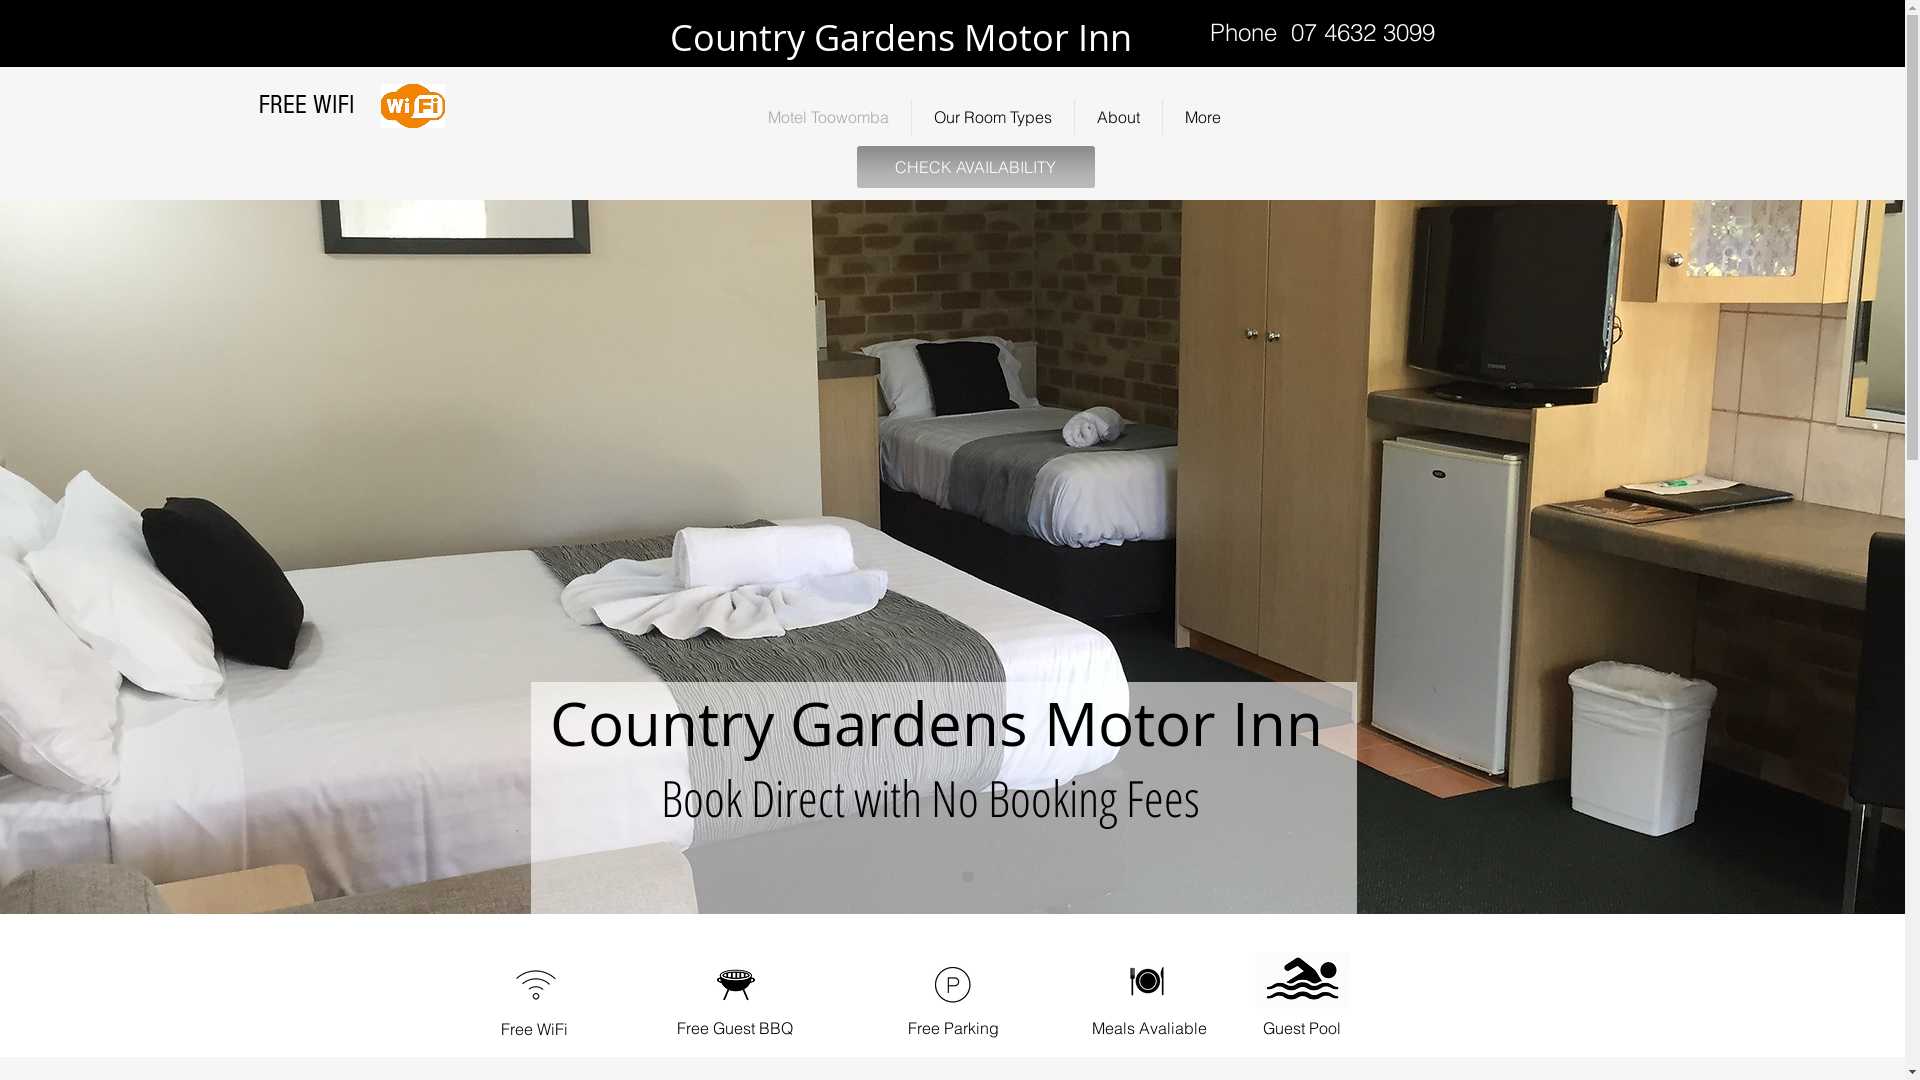 The width and height of the screenshot is (1920, 1080). What do you see at coordinates (855, 165) in the screenshot?
I see `'CHECK AVAILABILITY'` at bounding box center [855, 165].